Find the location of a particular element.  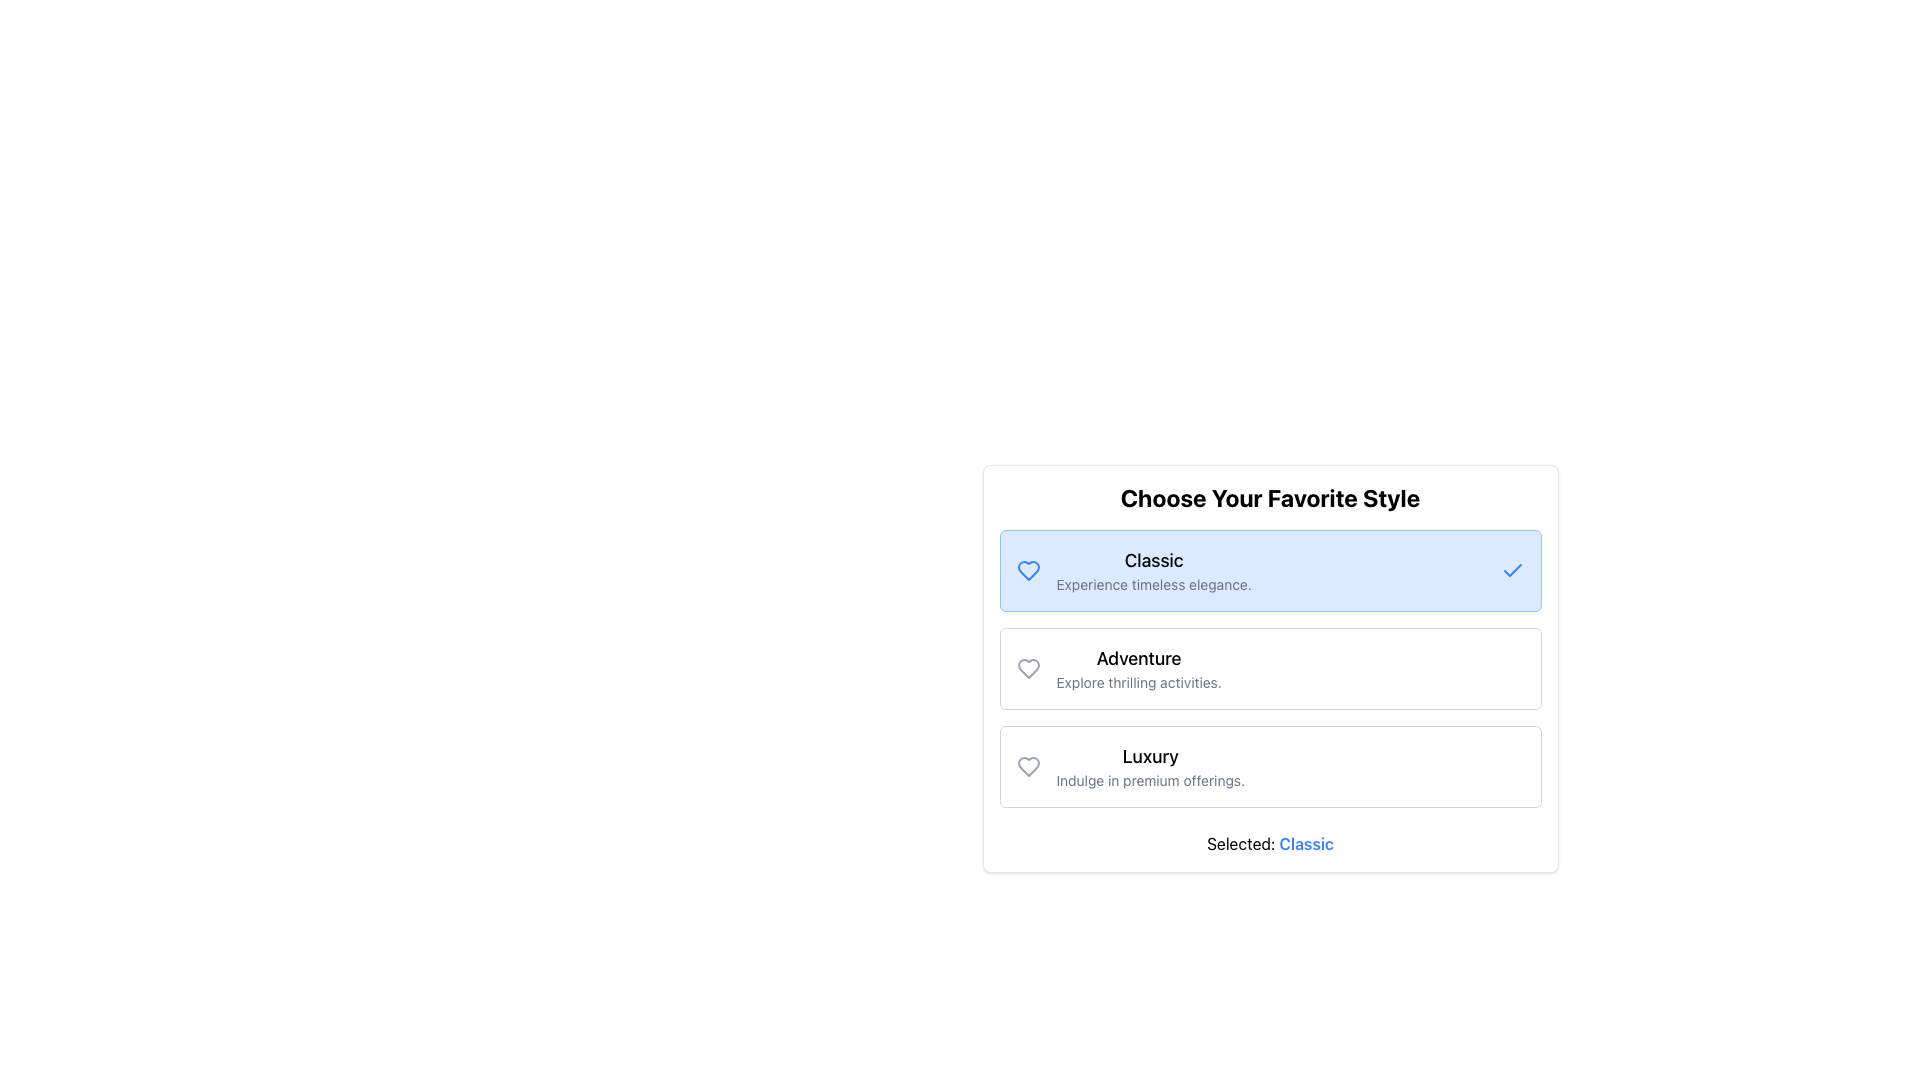

the heart-shaped icon outlined in blue, representing the favoriting functionality, located in the 'Choose Your Favorite Style' selection list under the 'Classic' option is located at coordinates (1028, 570).